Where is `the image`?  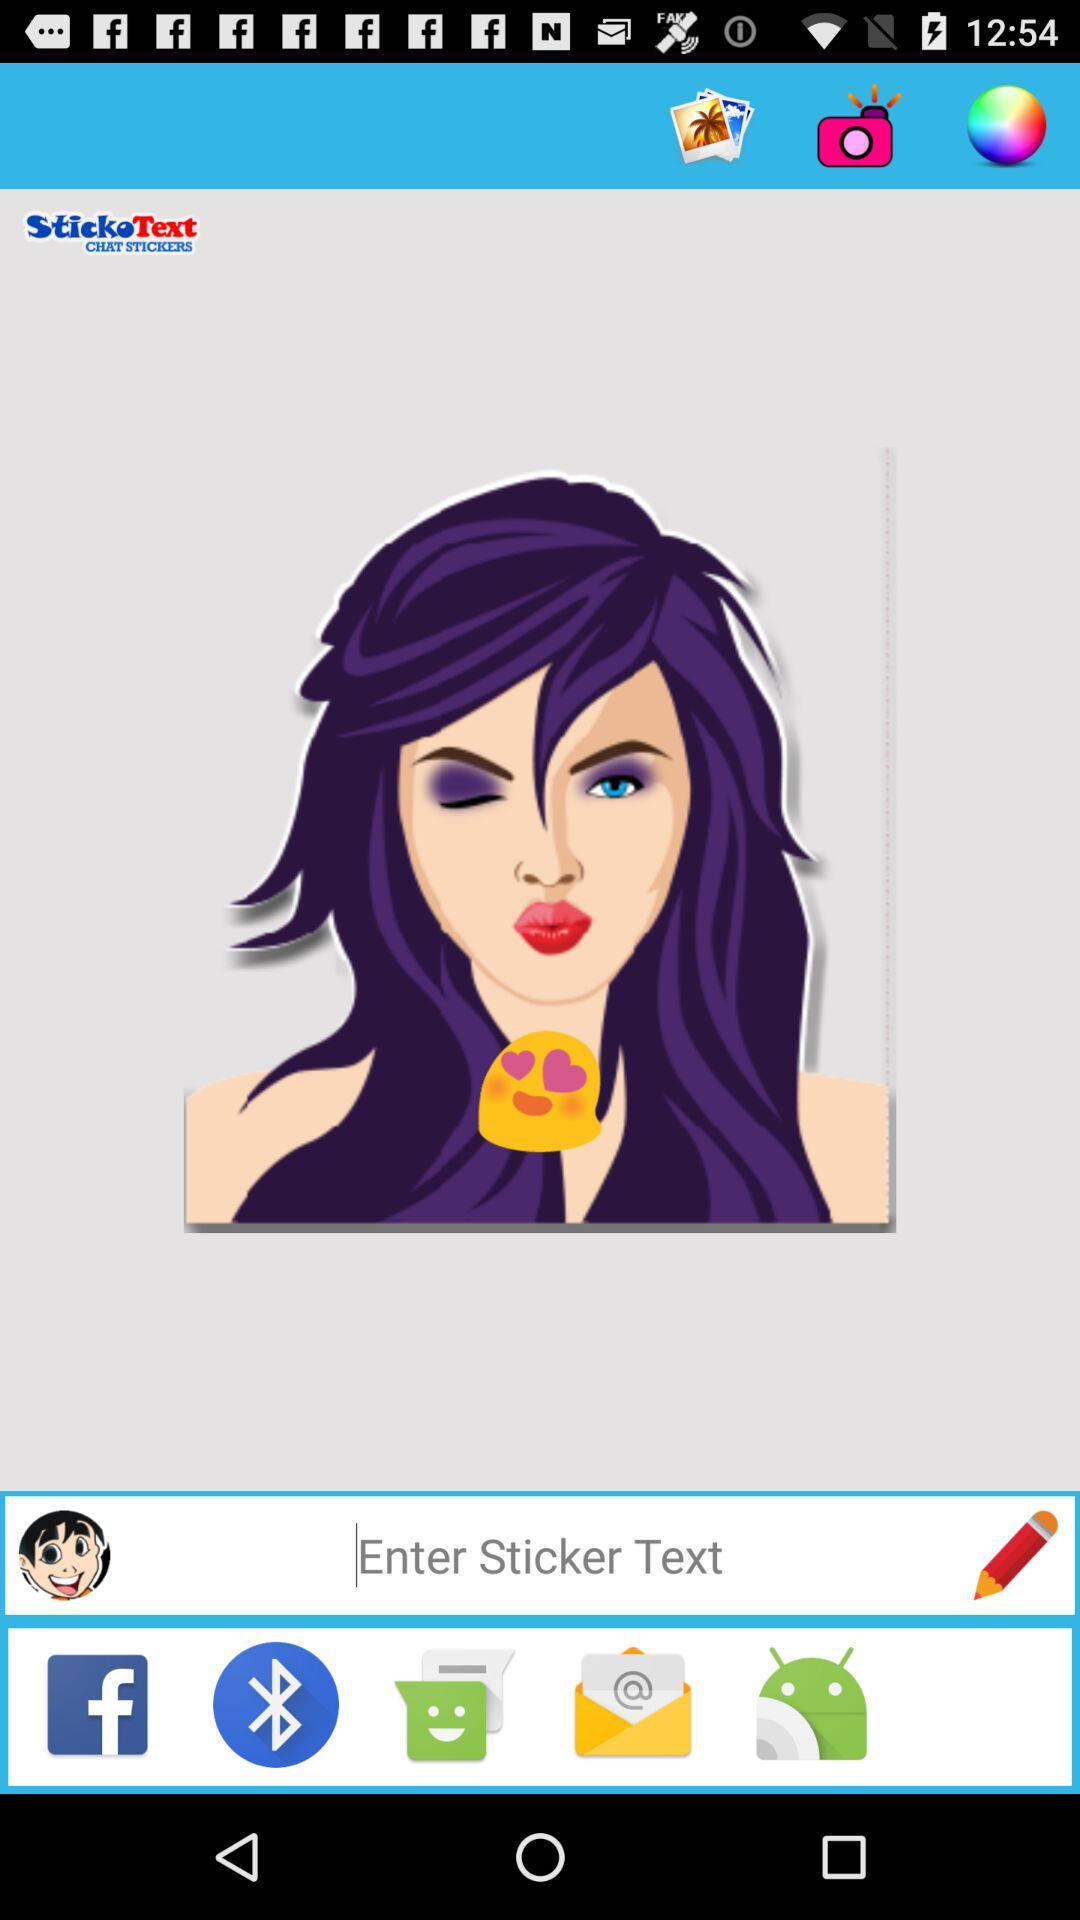
the image is located at coordinates (540, 840).